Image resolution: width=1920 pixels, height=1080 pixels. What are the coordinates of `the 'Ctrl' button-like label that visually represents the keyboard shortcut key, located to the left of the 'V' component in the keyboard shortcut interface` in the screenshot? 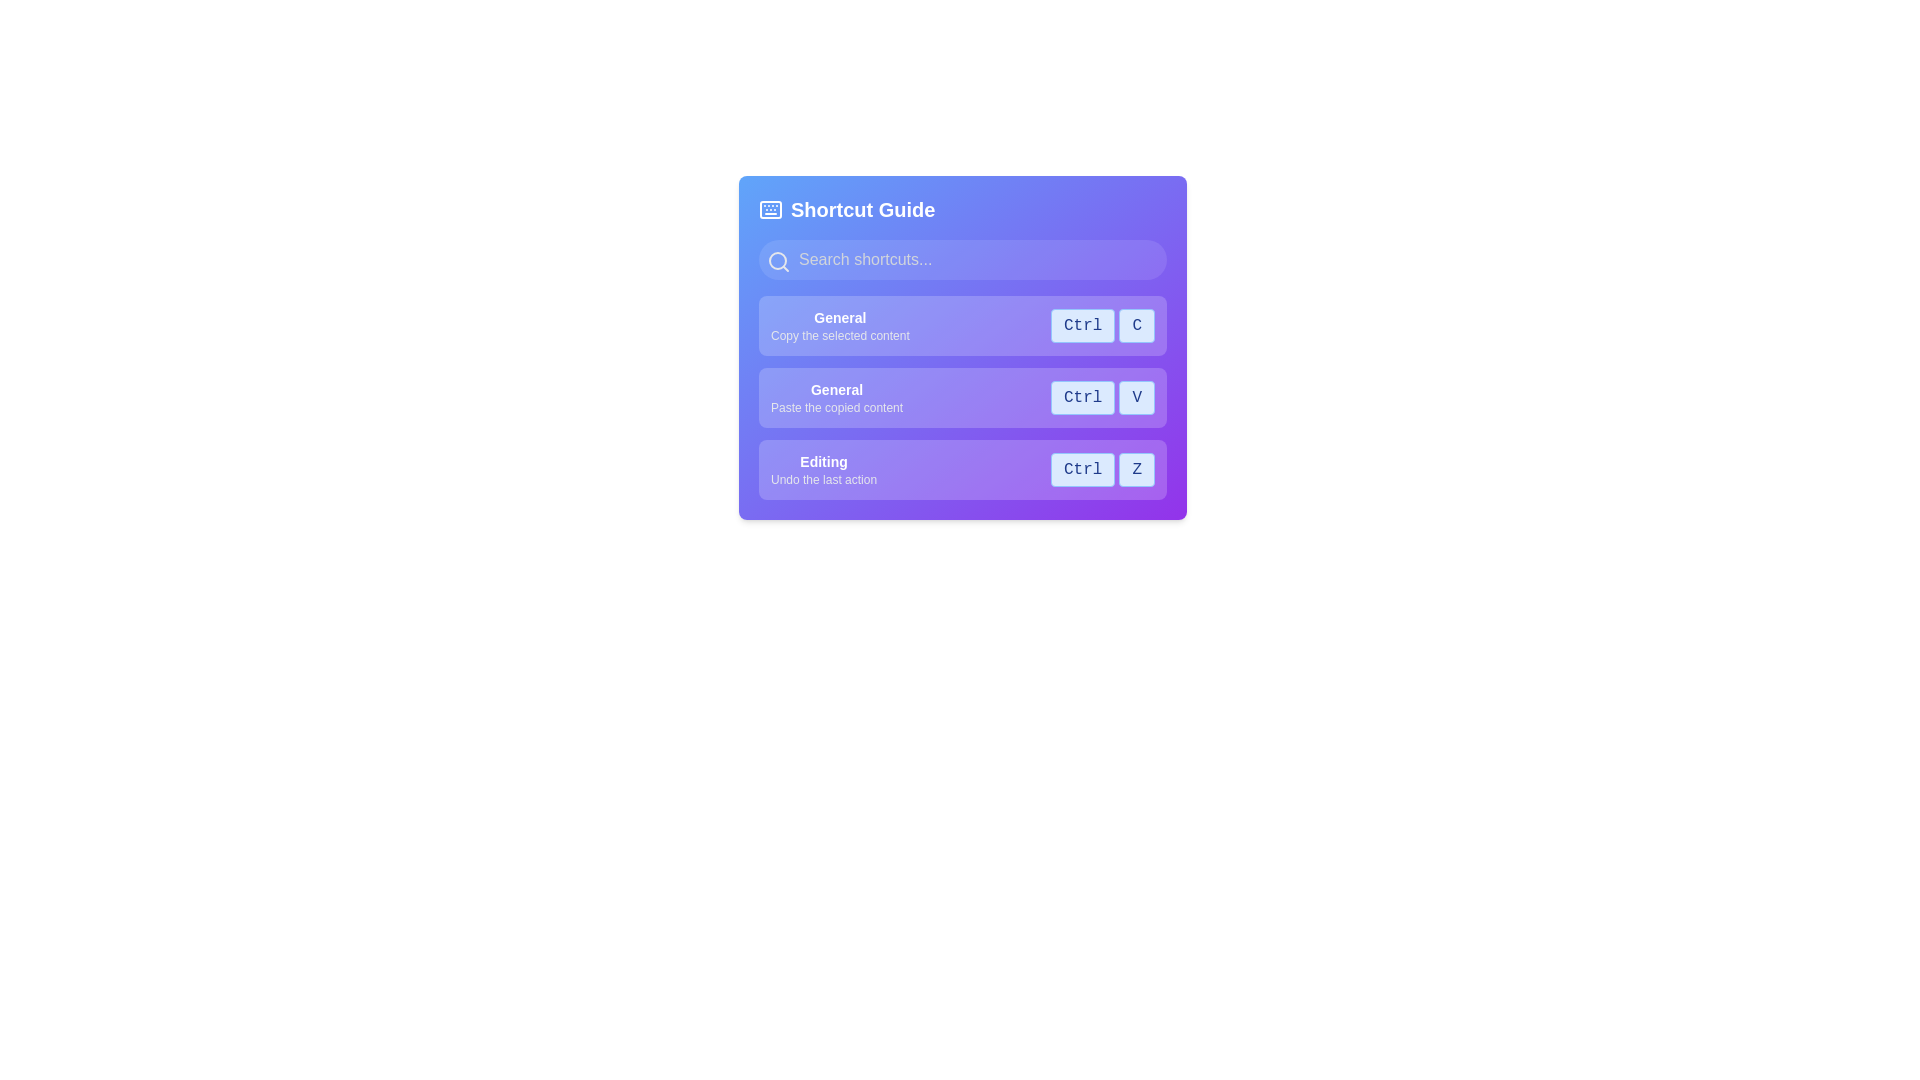 It's located at (1082, 397).